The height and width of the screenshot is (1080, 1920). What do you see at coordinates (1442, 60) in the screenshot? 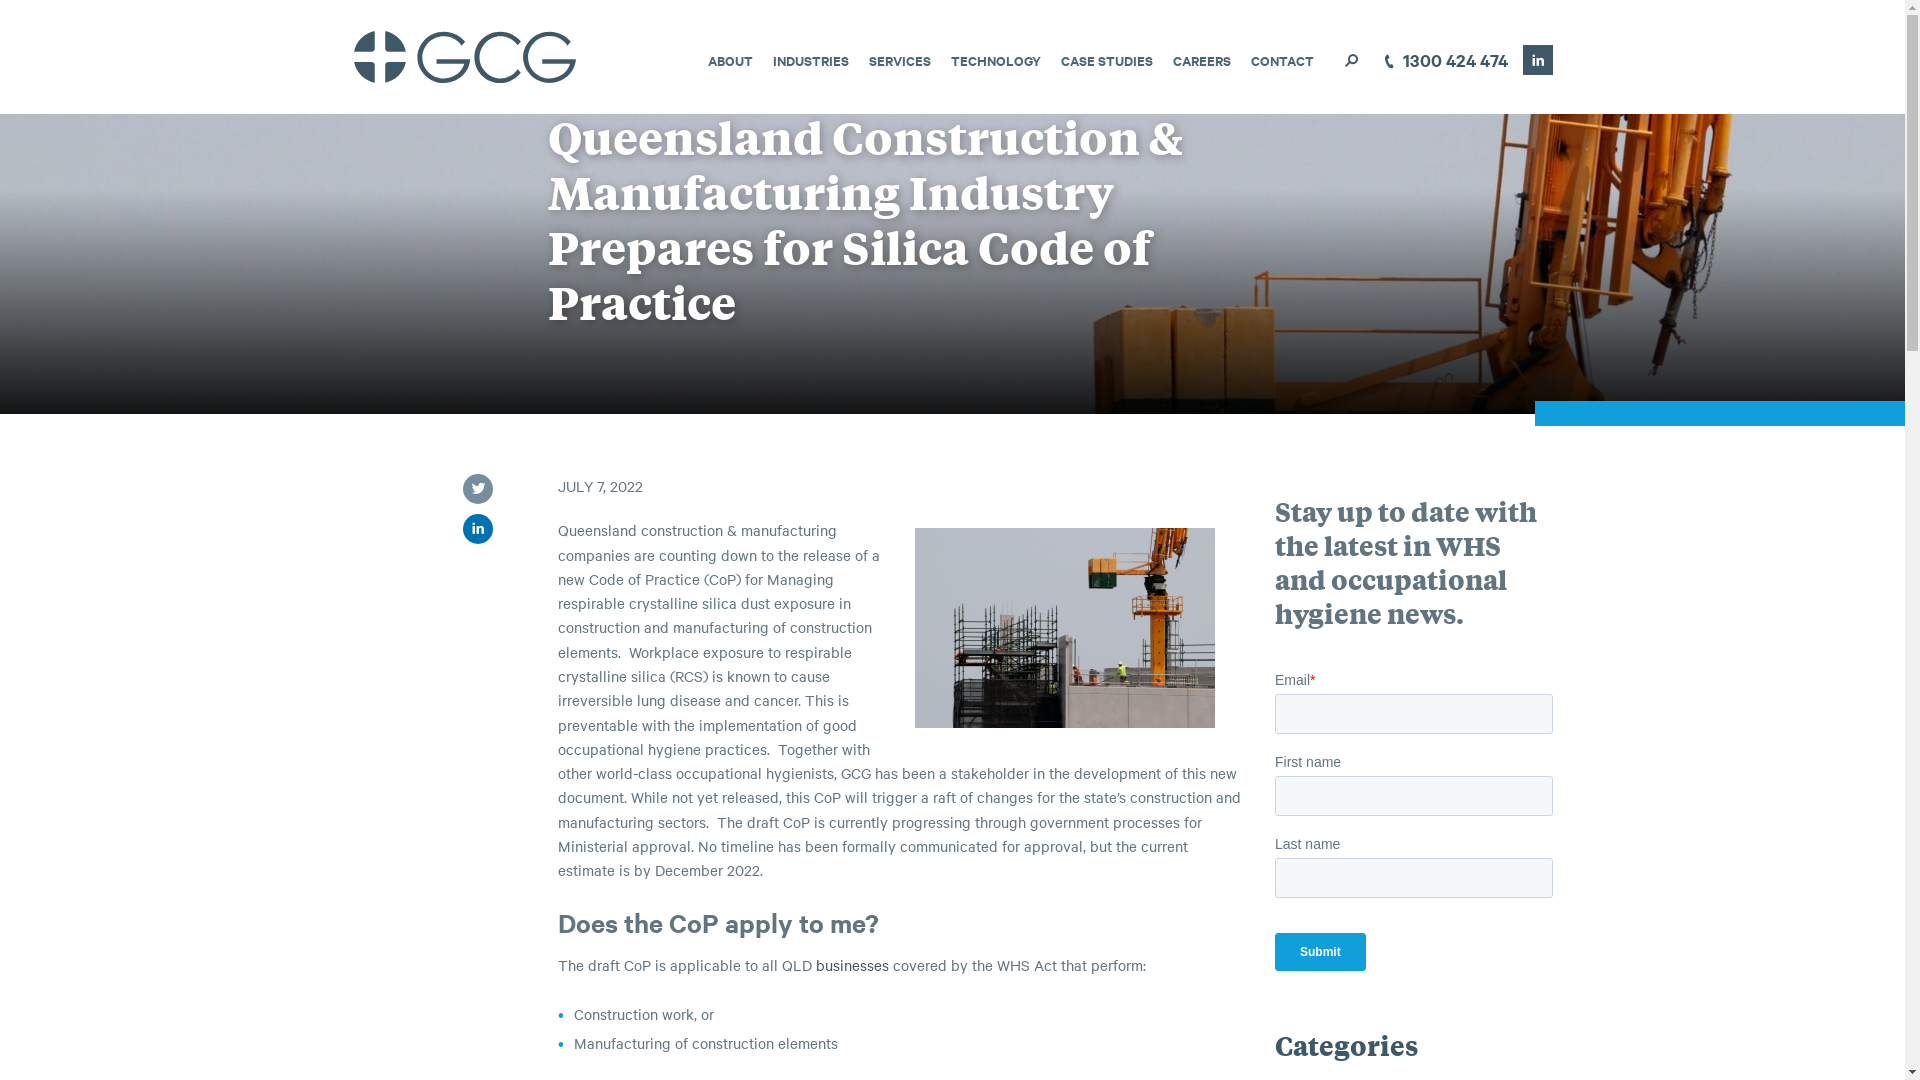
I see `'1300 424 474'` at bounding box center [1442, 60].